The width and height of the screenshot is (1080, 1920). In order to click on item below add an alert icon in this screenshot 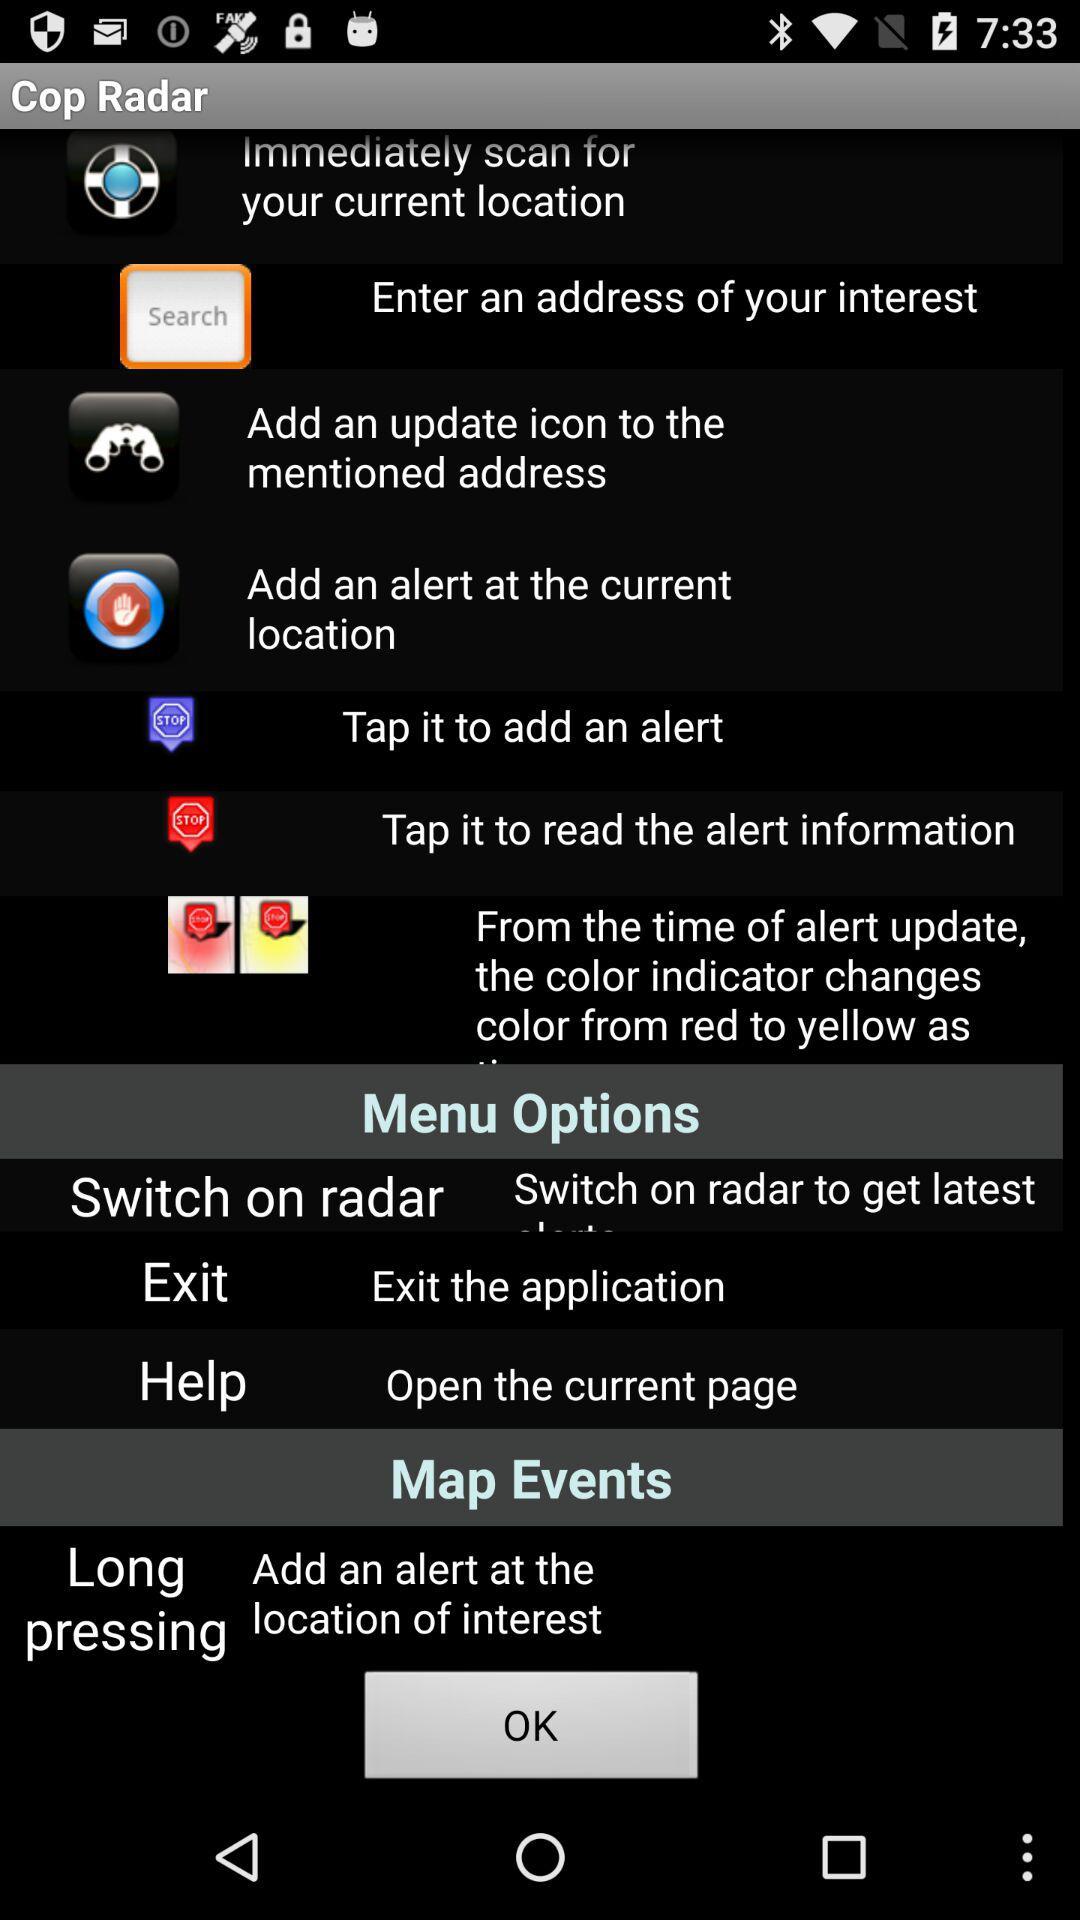, I will do `click(530, 1730)`.